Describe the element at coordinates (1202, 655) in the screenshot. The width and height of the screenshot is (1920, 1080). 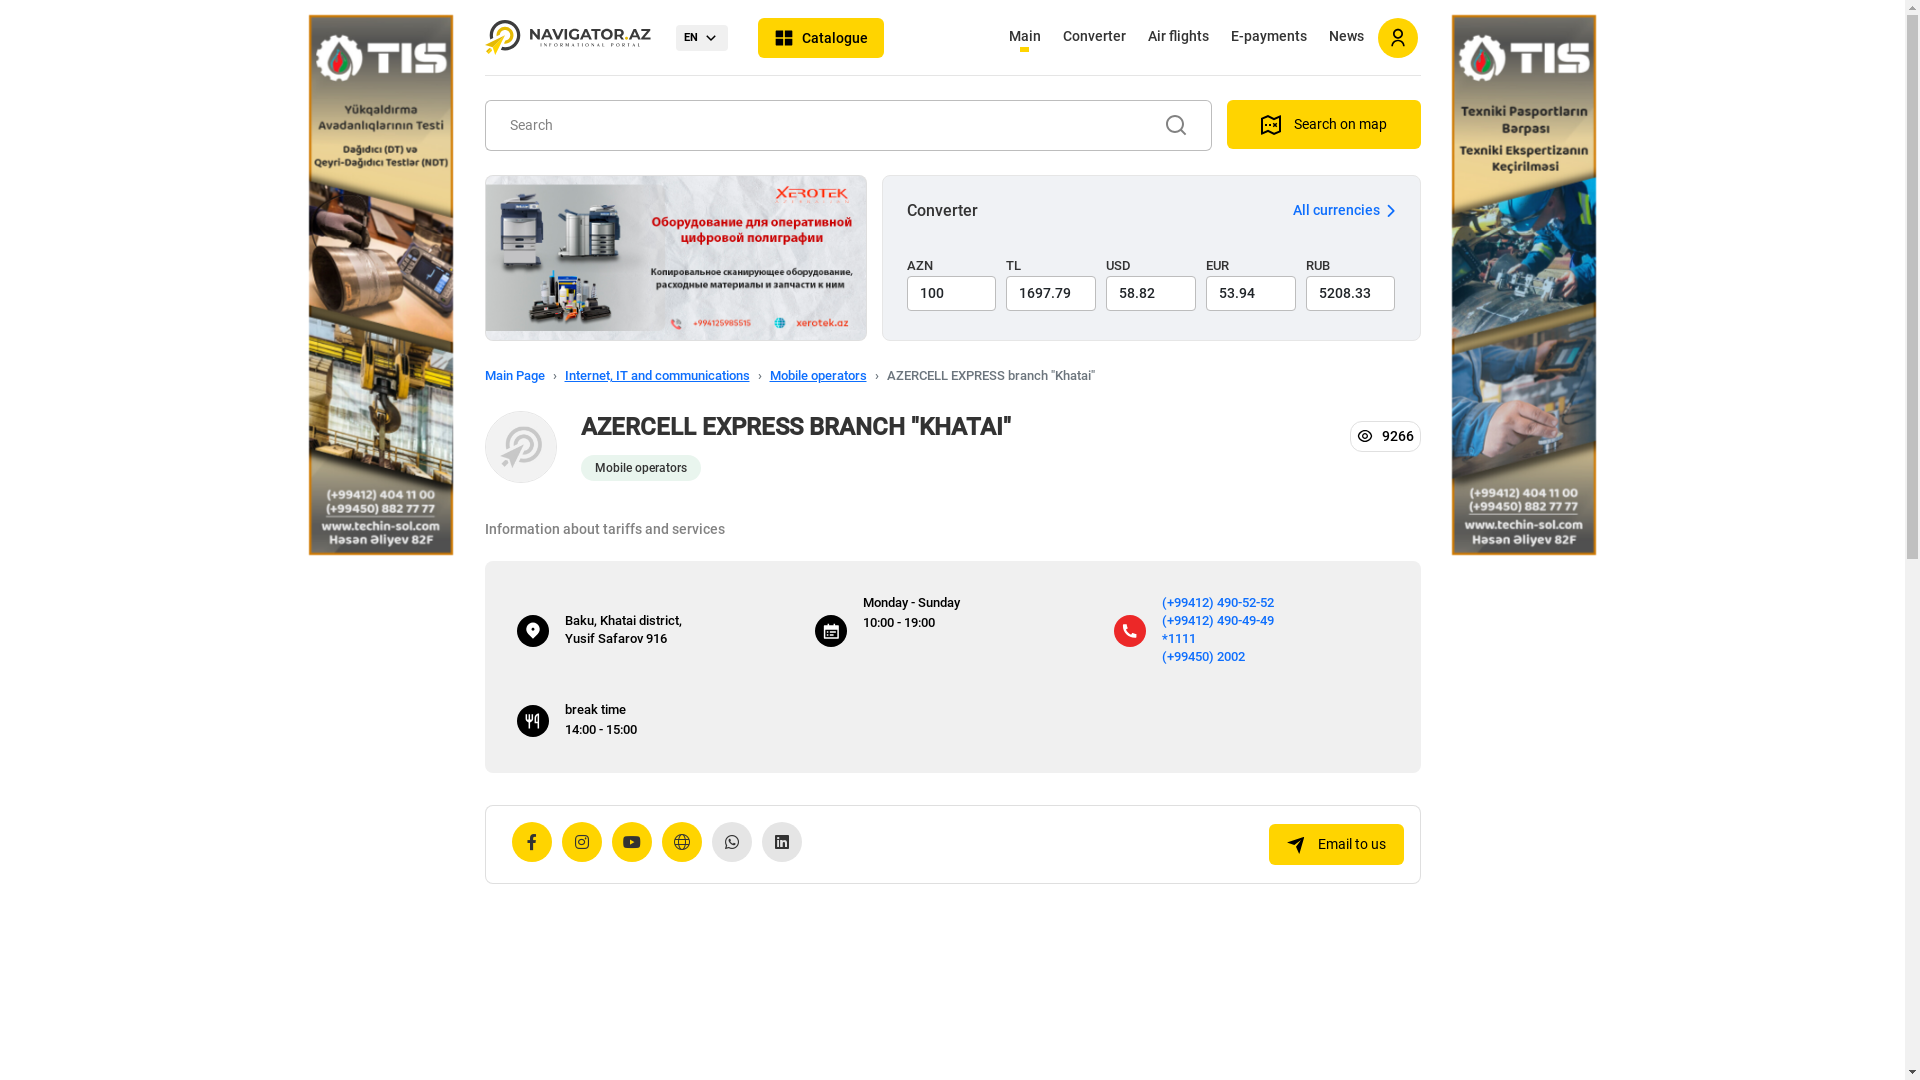
I see `'(+99450) 2002'` at that location.